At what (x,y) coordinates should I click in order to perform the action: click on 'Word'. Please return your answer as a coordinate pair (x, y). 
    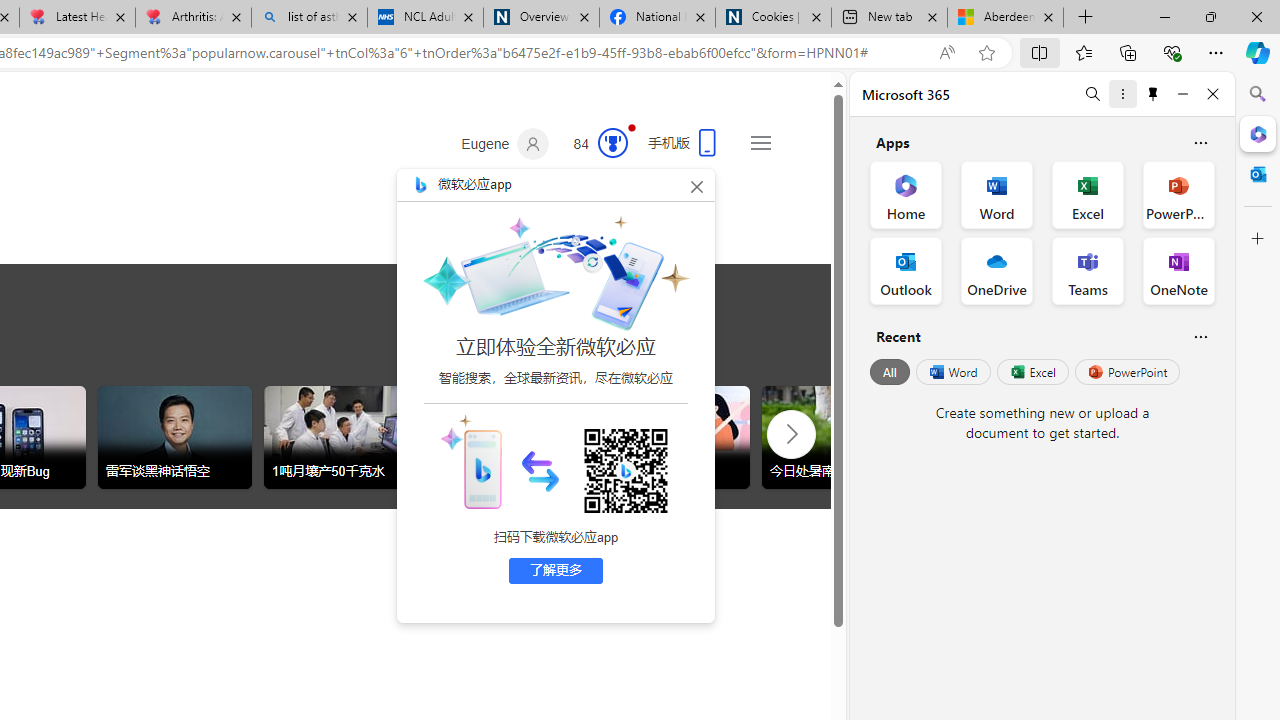
    Looking at the image, I should click on (951, 372).